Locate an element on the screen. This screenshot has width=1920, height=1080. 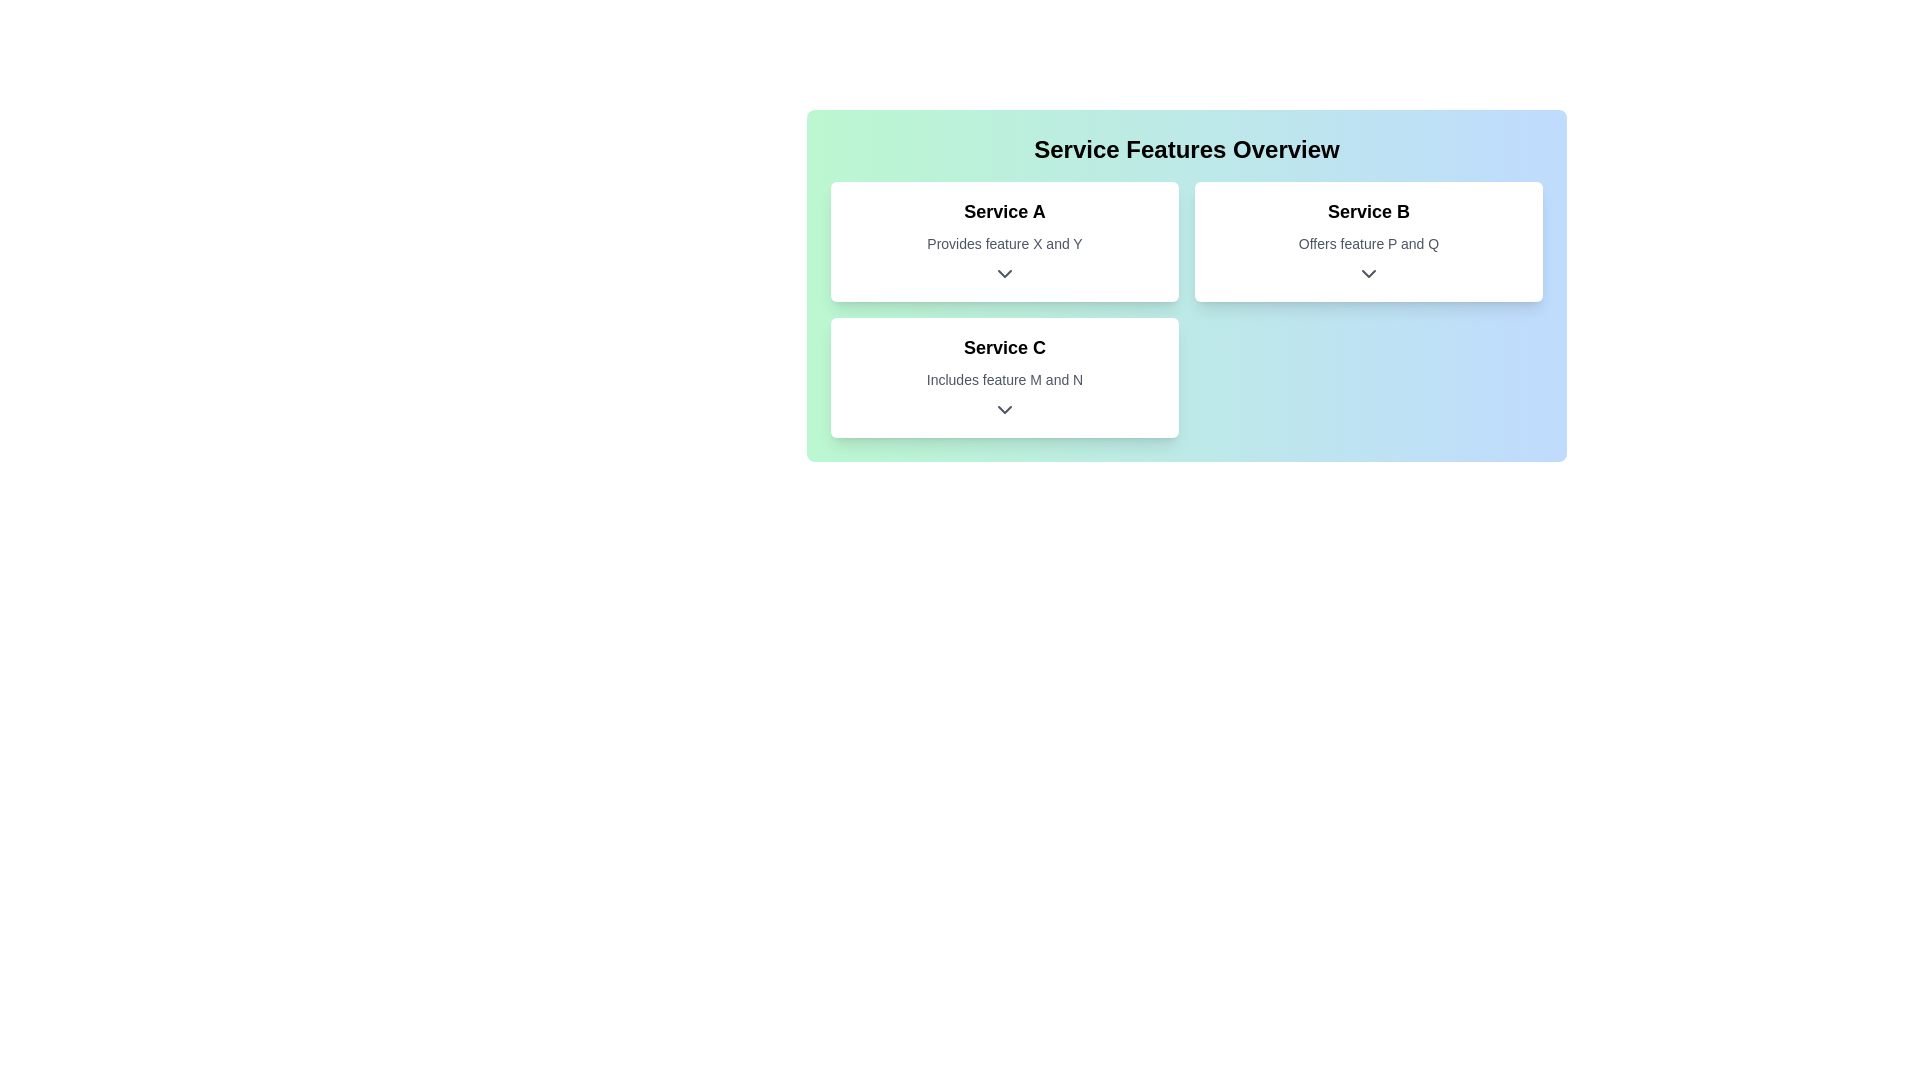
the downward-facing chevron icon button for details toggle located within the 'Service C' section, which is styled in dark gray and positioned below the text 'Includes feature M and N' is located at coordinates (1004, 408).